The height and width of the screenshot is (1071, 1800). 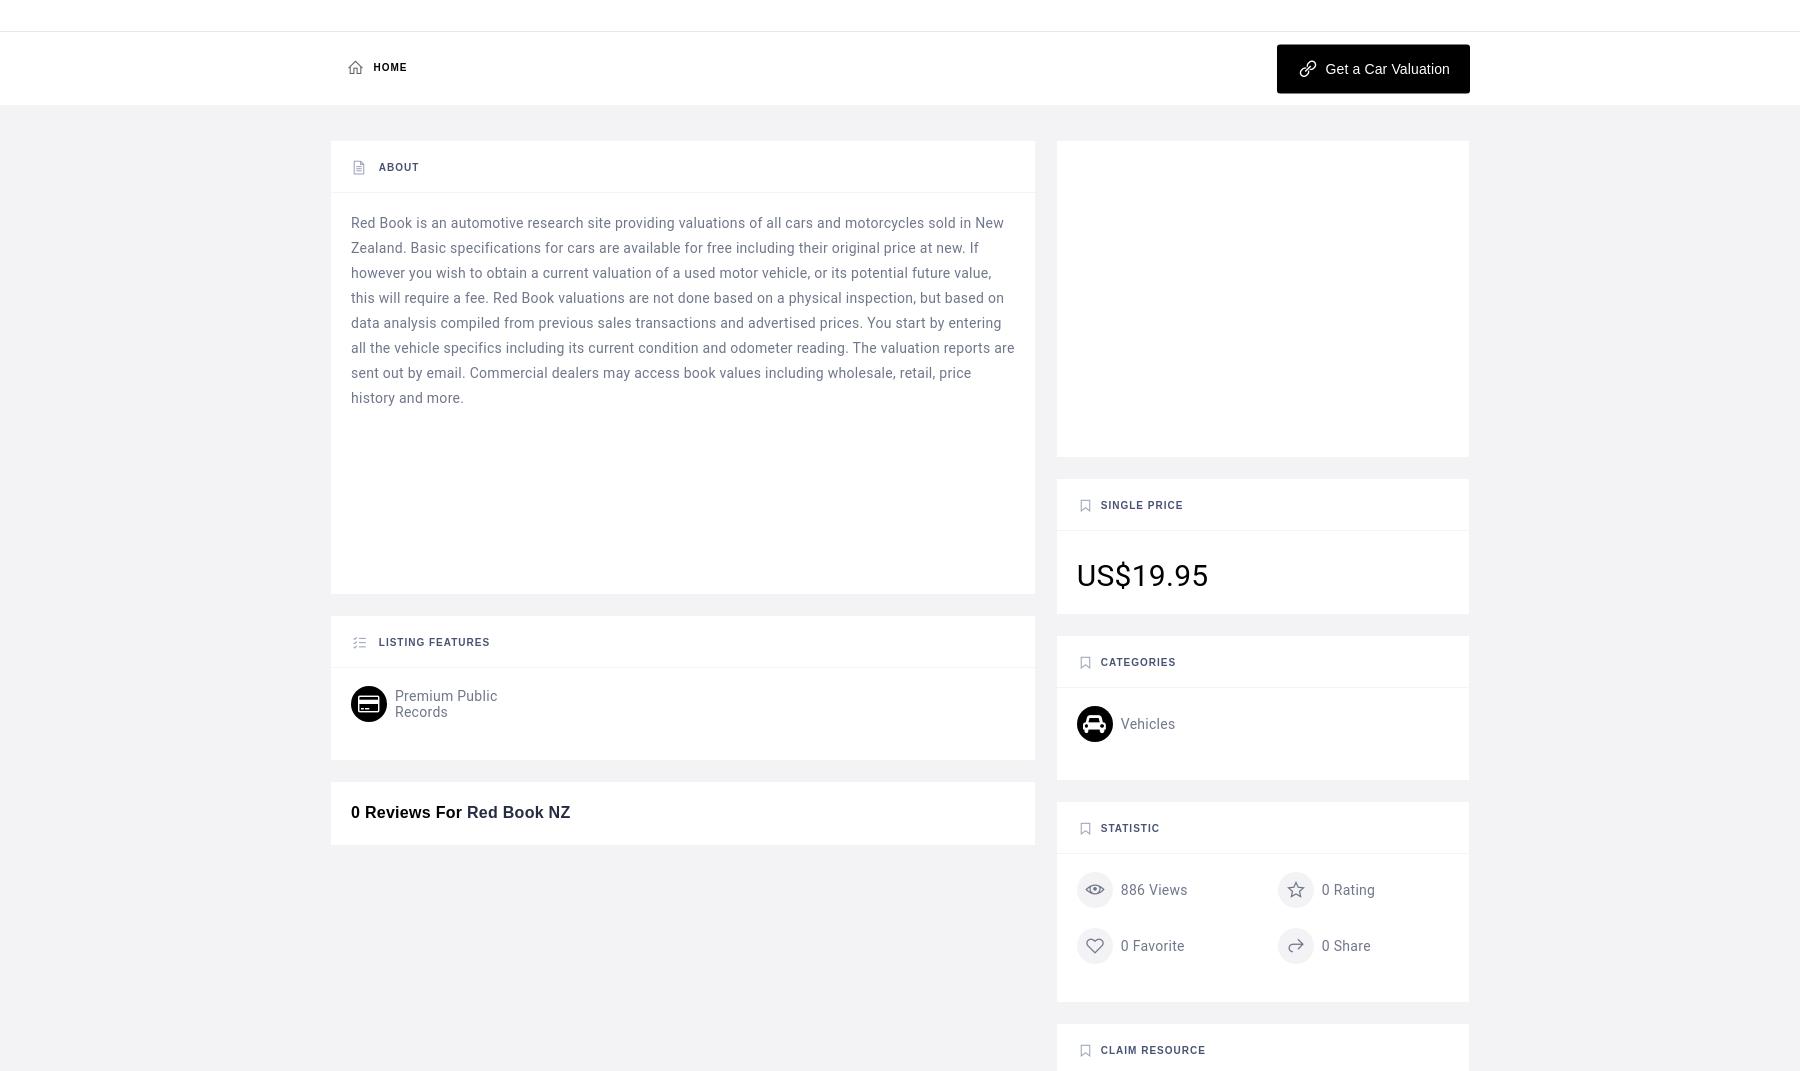 I want to click on '0 Favorite', so click(x=1151, y=944).